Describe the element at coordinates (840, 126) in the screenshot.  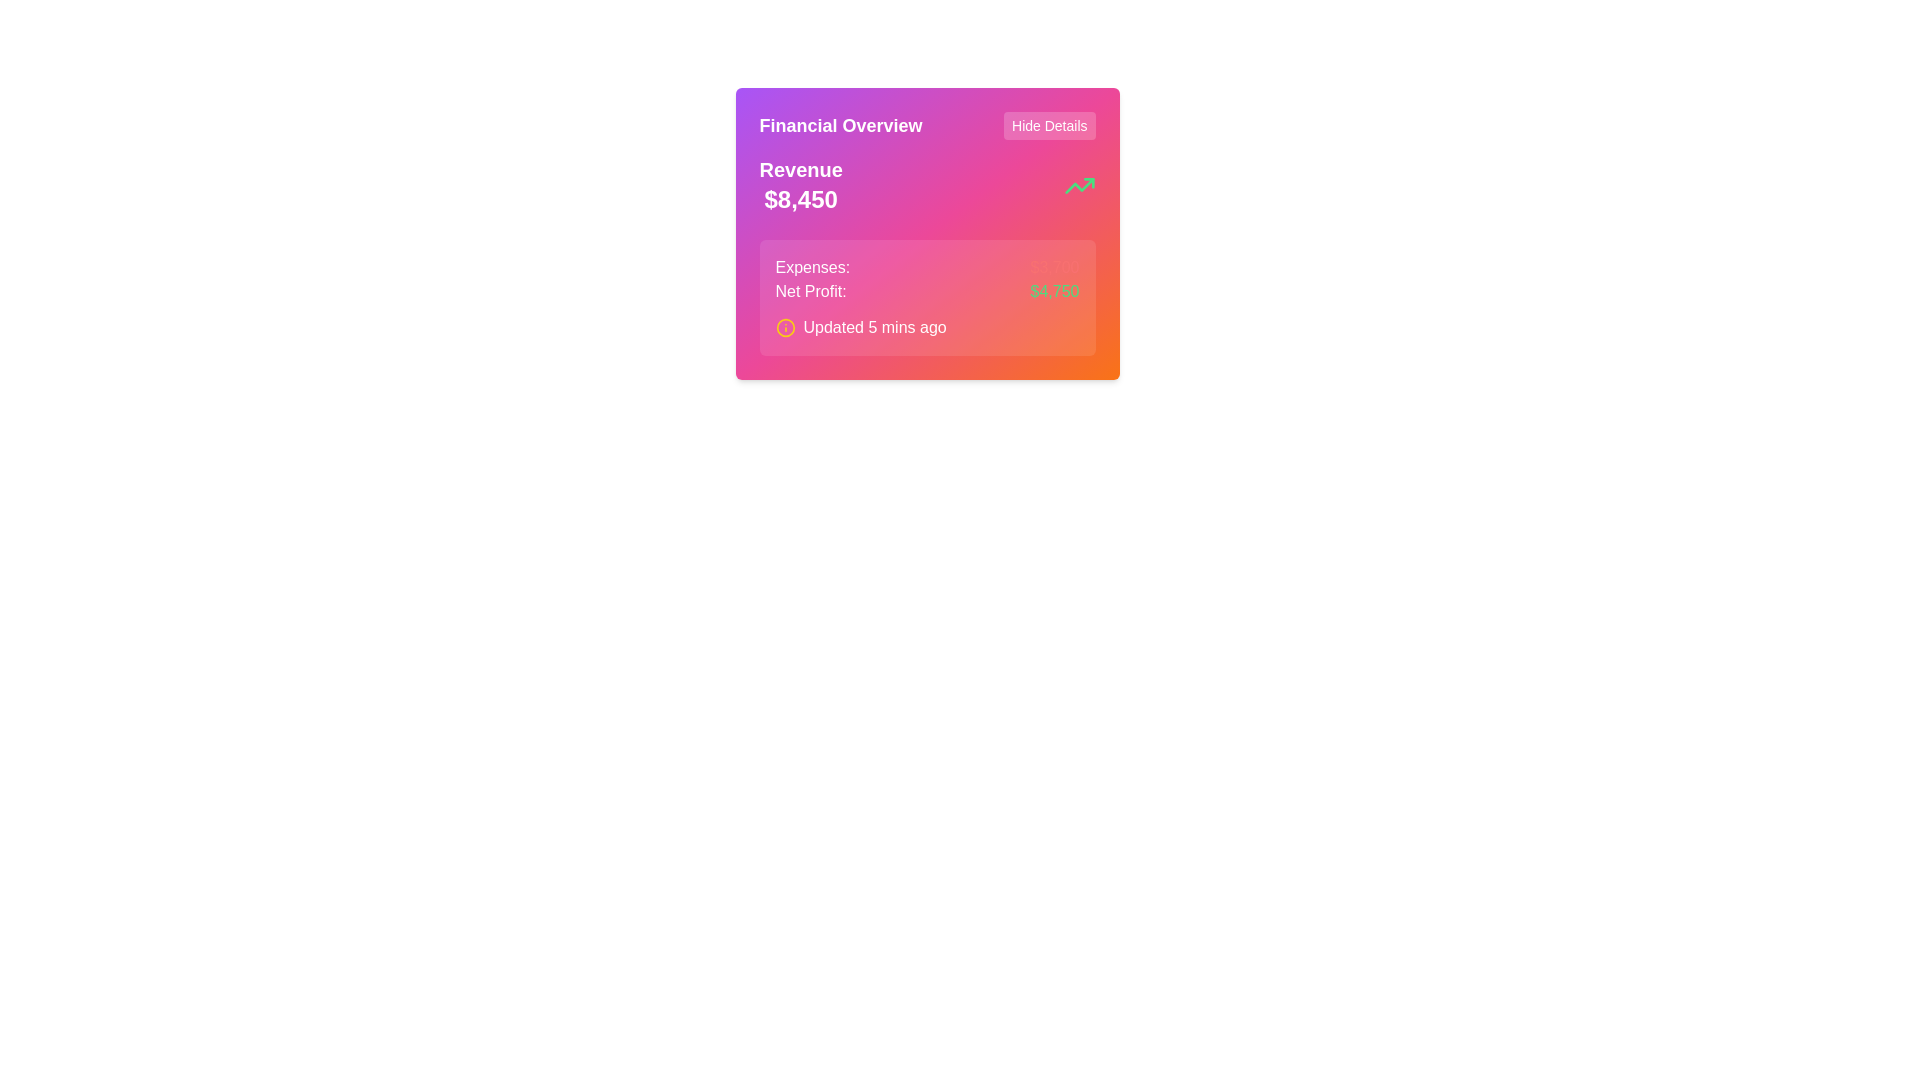
I see `the 'Financial Overview' text label, which is styled in a bold and larger font, located at the top-left of a colorful gradient card transitioning from pink to orange` at that location.